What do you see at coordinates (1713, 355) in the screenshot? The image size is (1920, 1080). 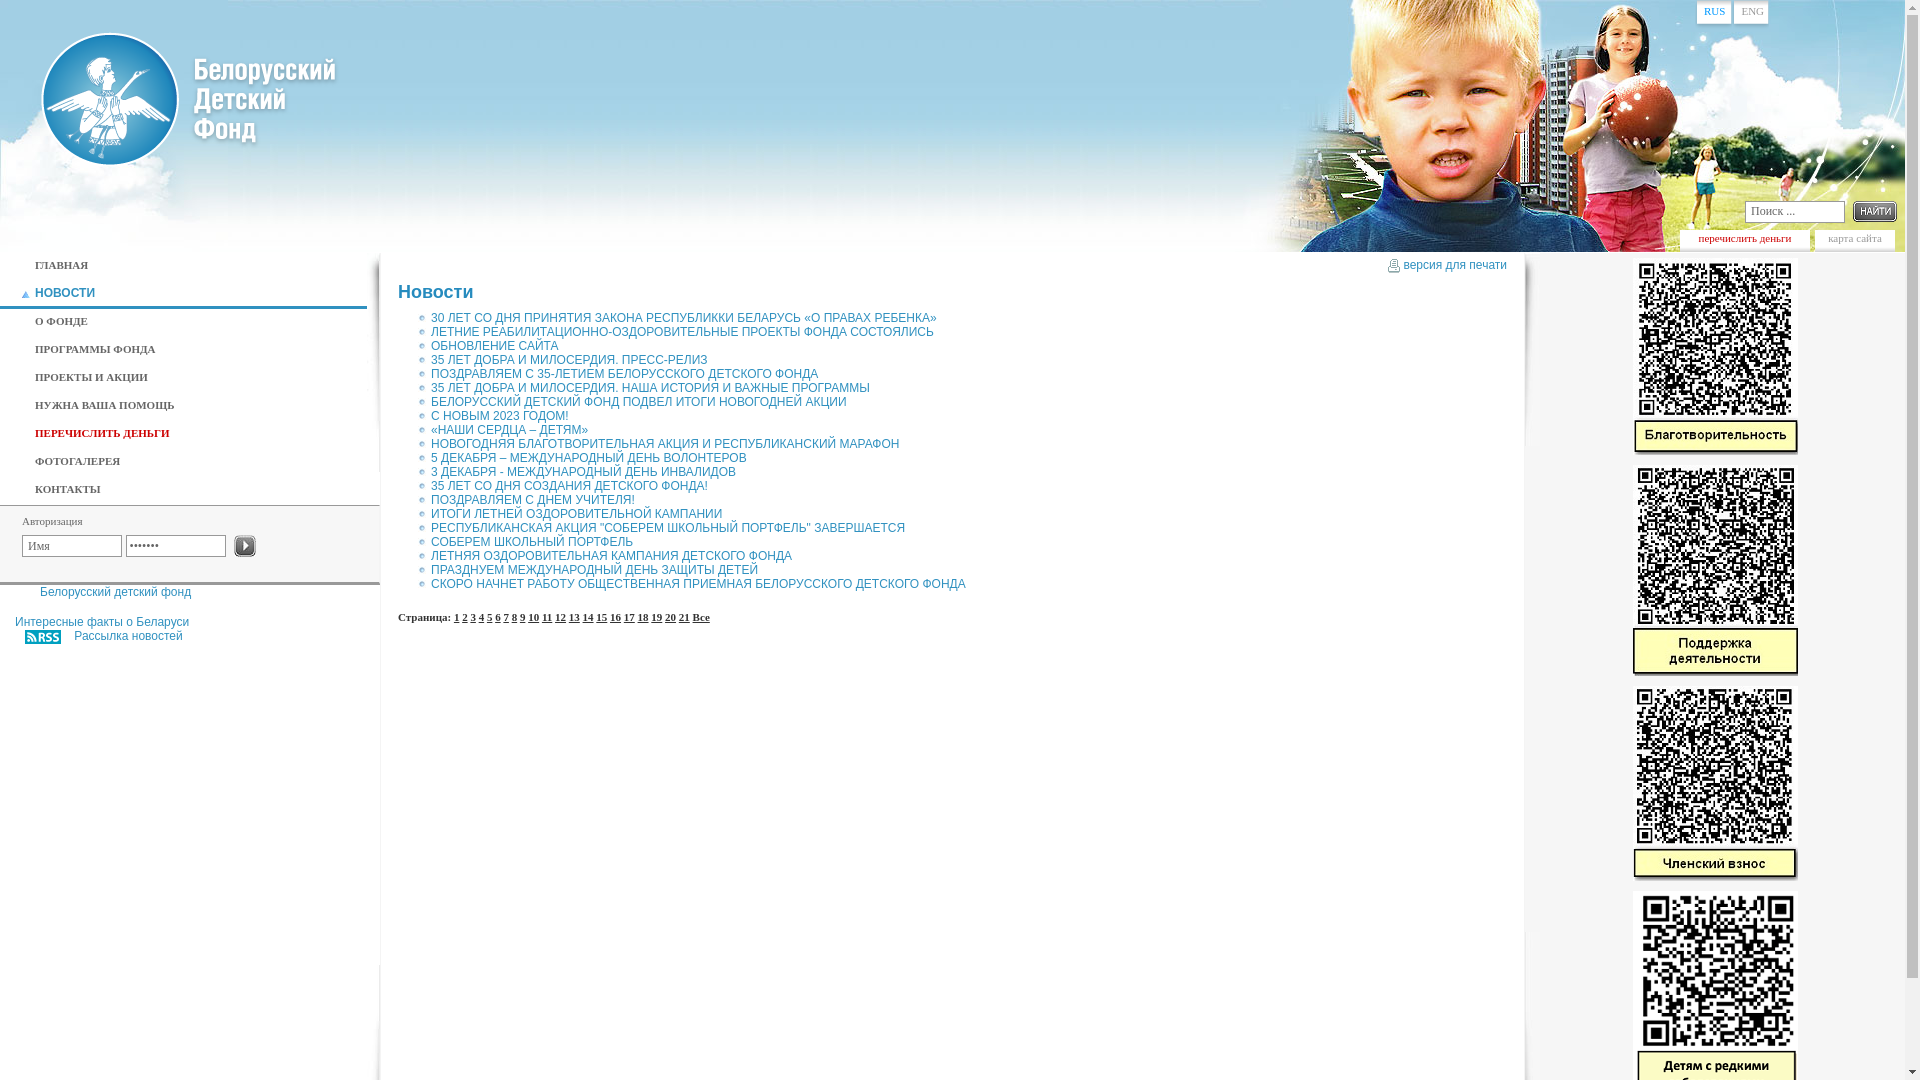 I see `'Blagotvoritelnost'` at bounding box center [1713, 355].